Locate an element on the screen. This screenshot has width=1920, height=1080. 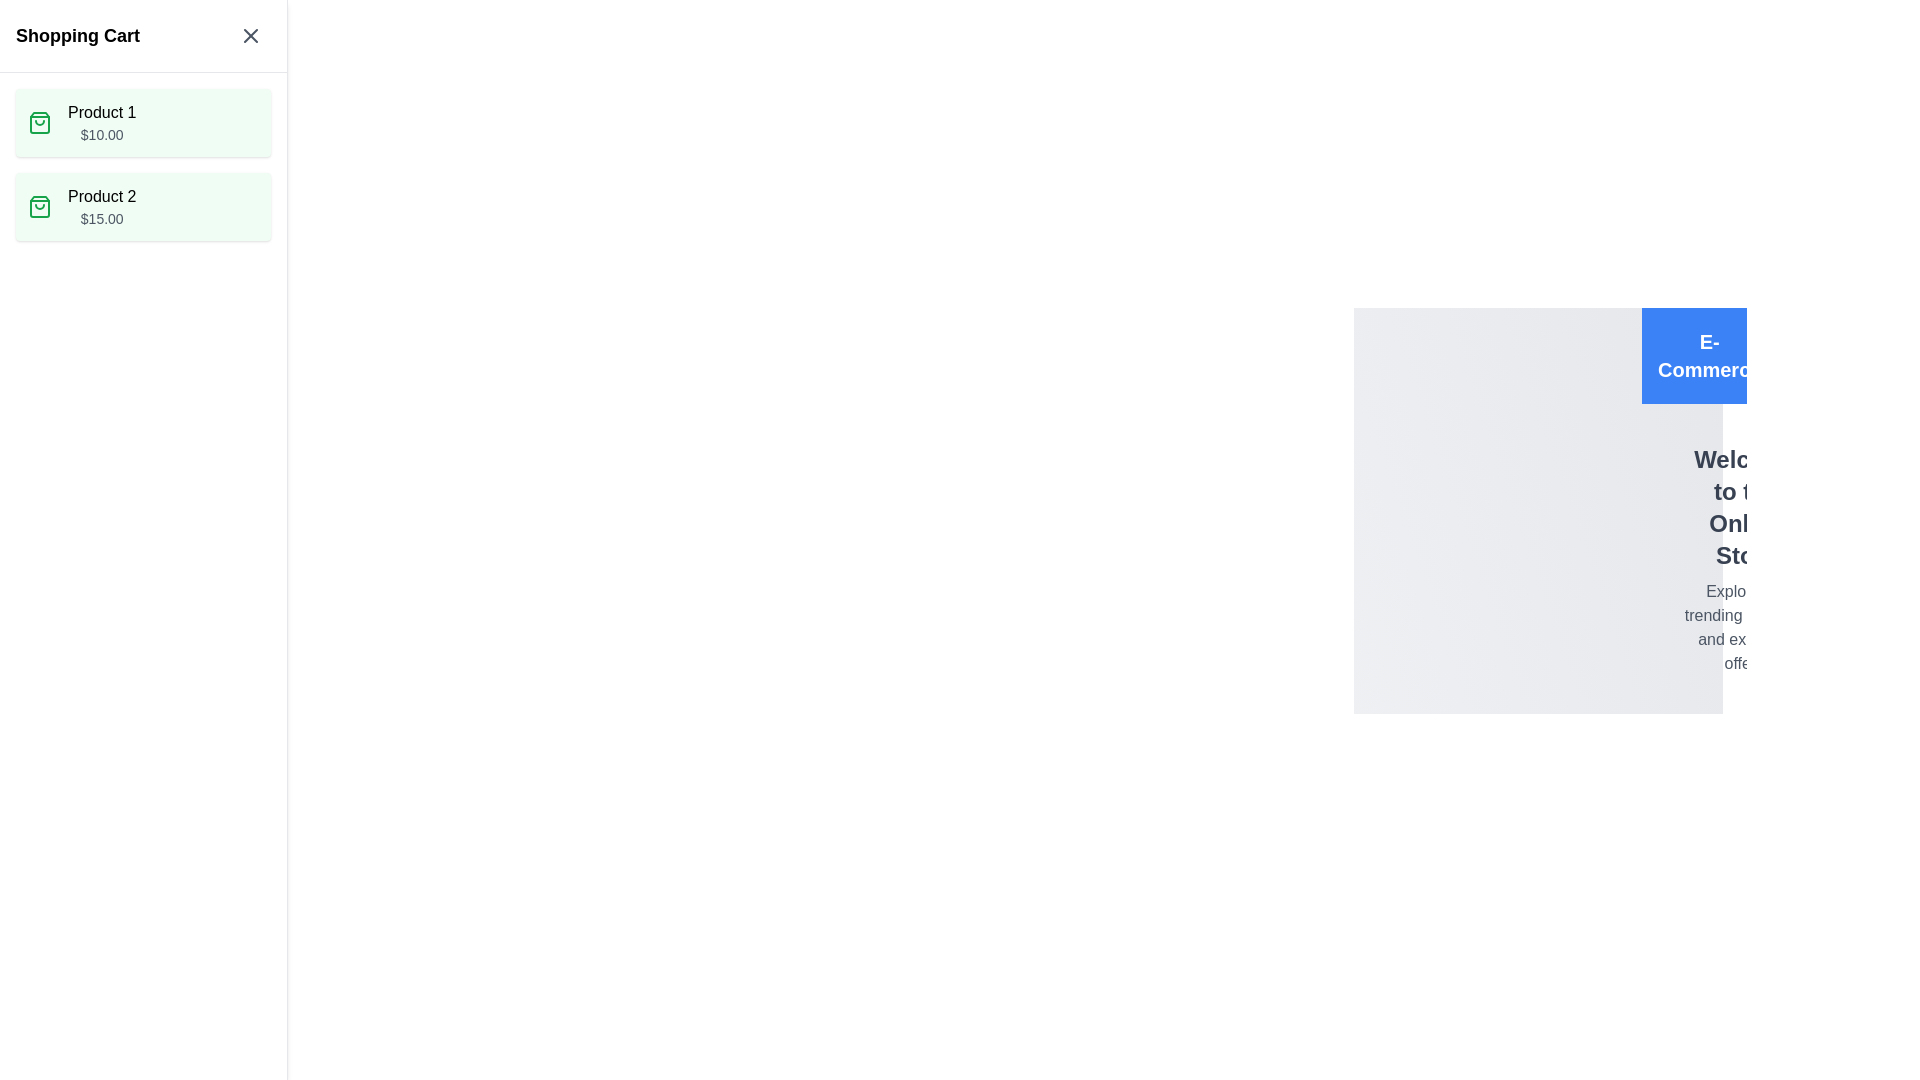
the price text label for 'Product 1' in the shopping cart, which is positioned directly below the product label and aligned with it is located at coordinates (101, 135).